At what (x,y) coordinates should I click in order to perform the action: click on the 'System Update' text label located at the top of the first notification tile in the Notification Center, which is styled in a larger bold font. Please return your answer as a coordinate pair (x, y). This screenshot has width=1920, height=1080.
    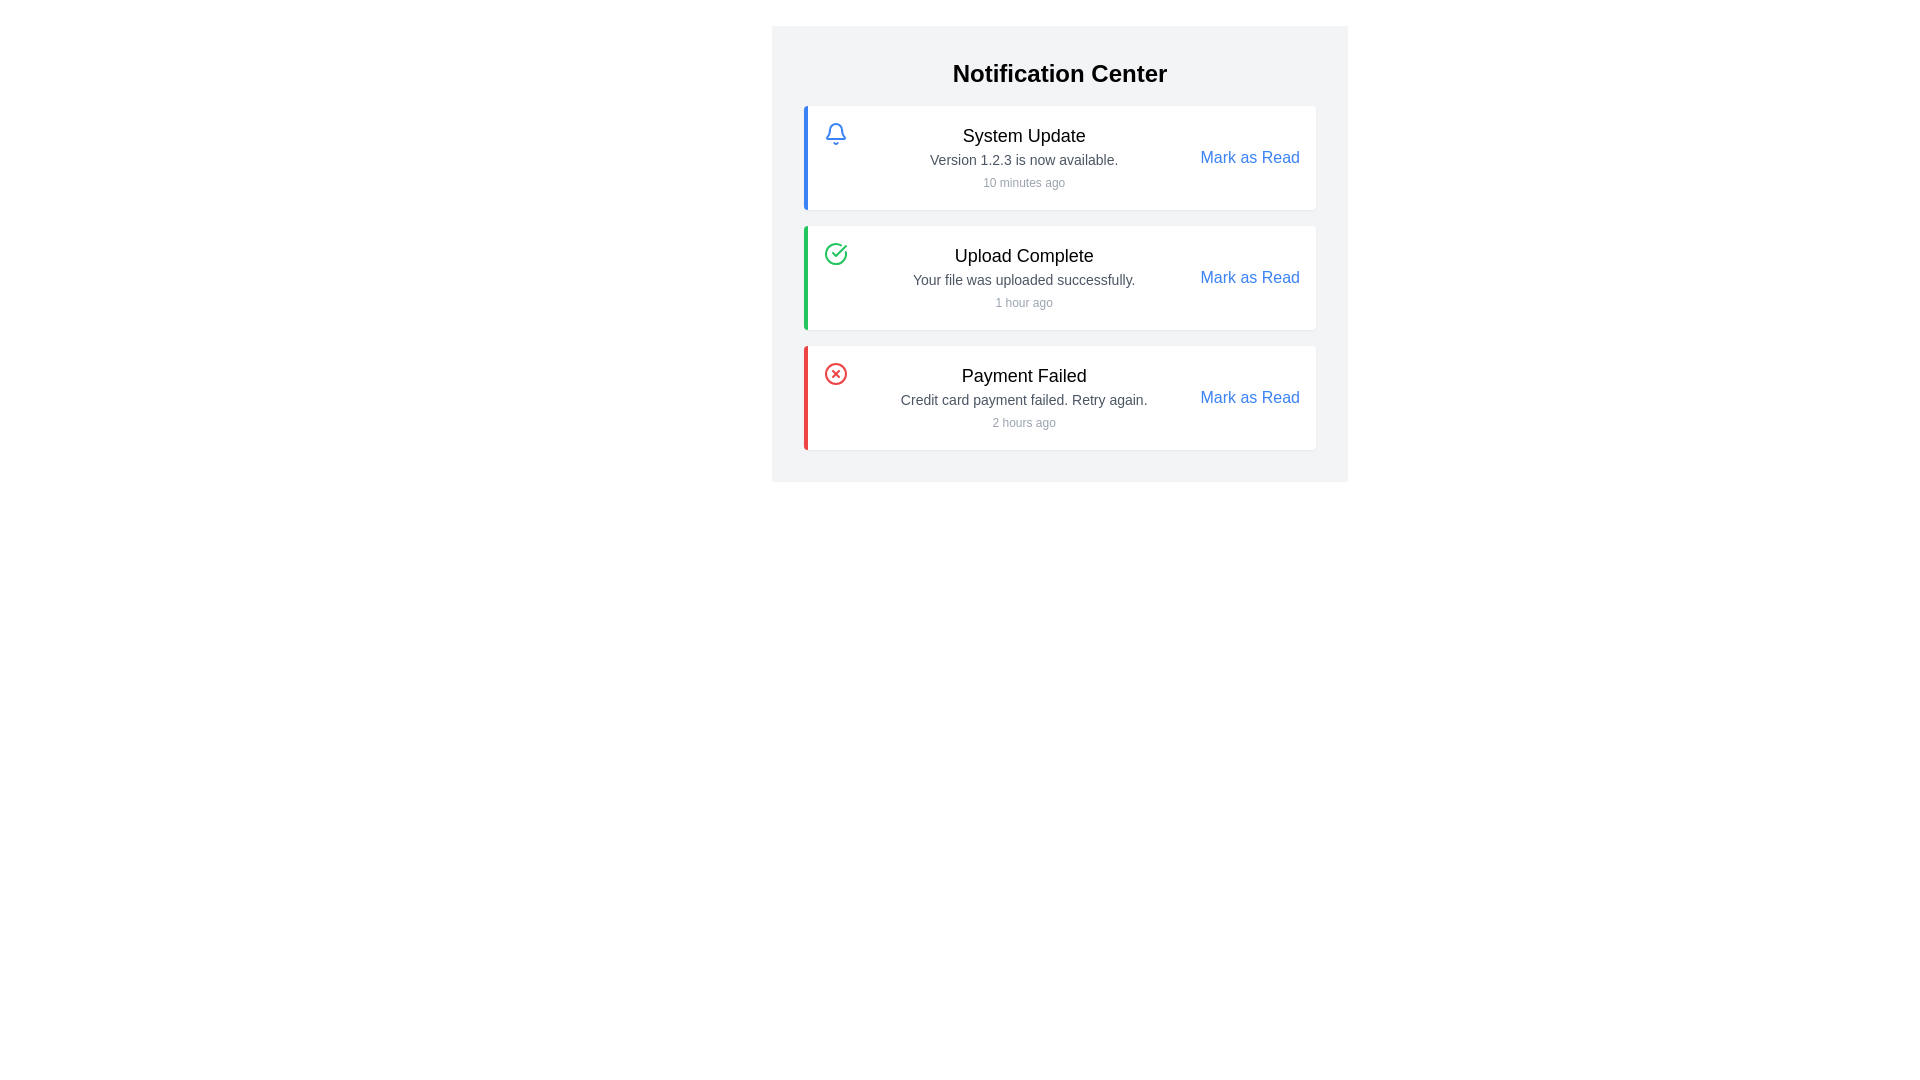
    Looking at the image, I should click on (1024, 135).